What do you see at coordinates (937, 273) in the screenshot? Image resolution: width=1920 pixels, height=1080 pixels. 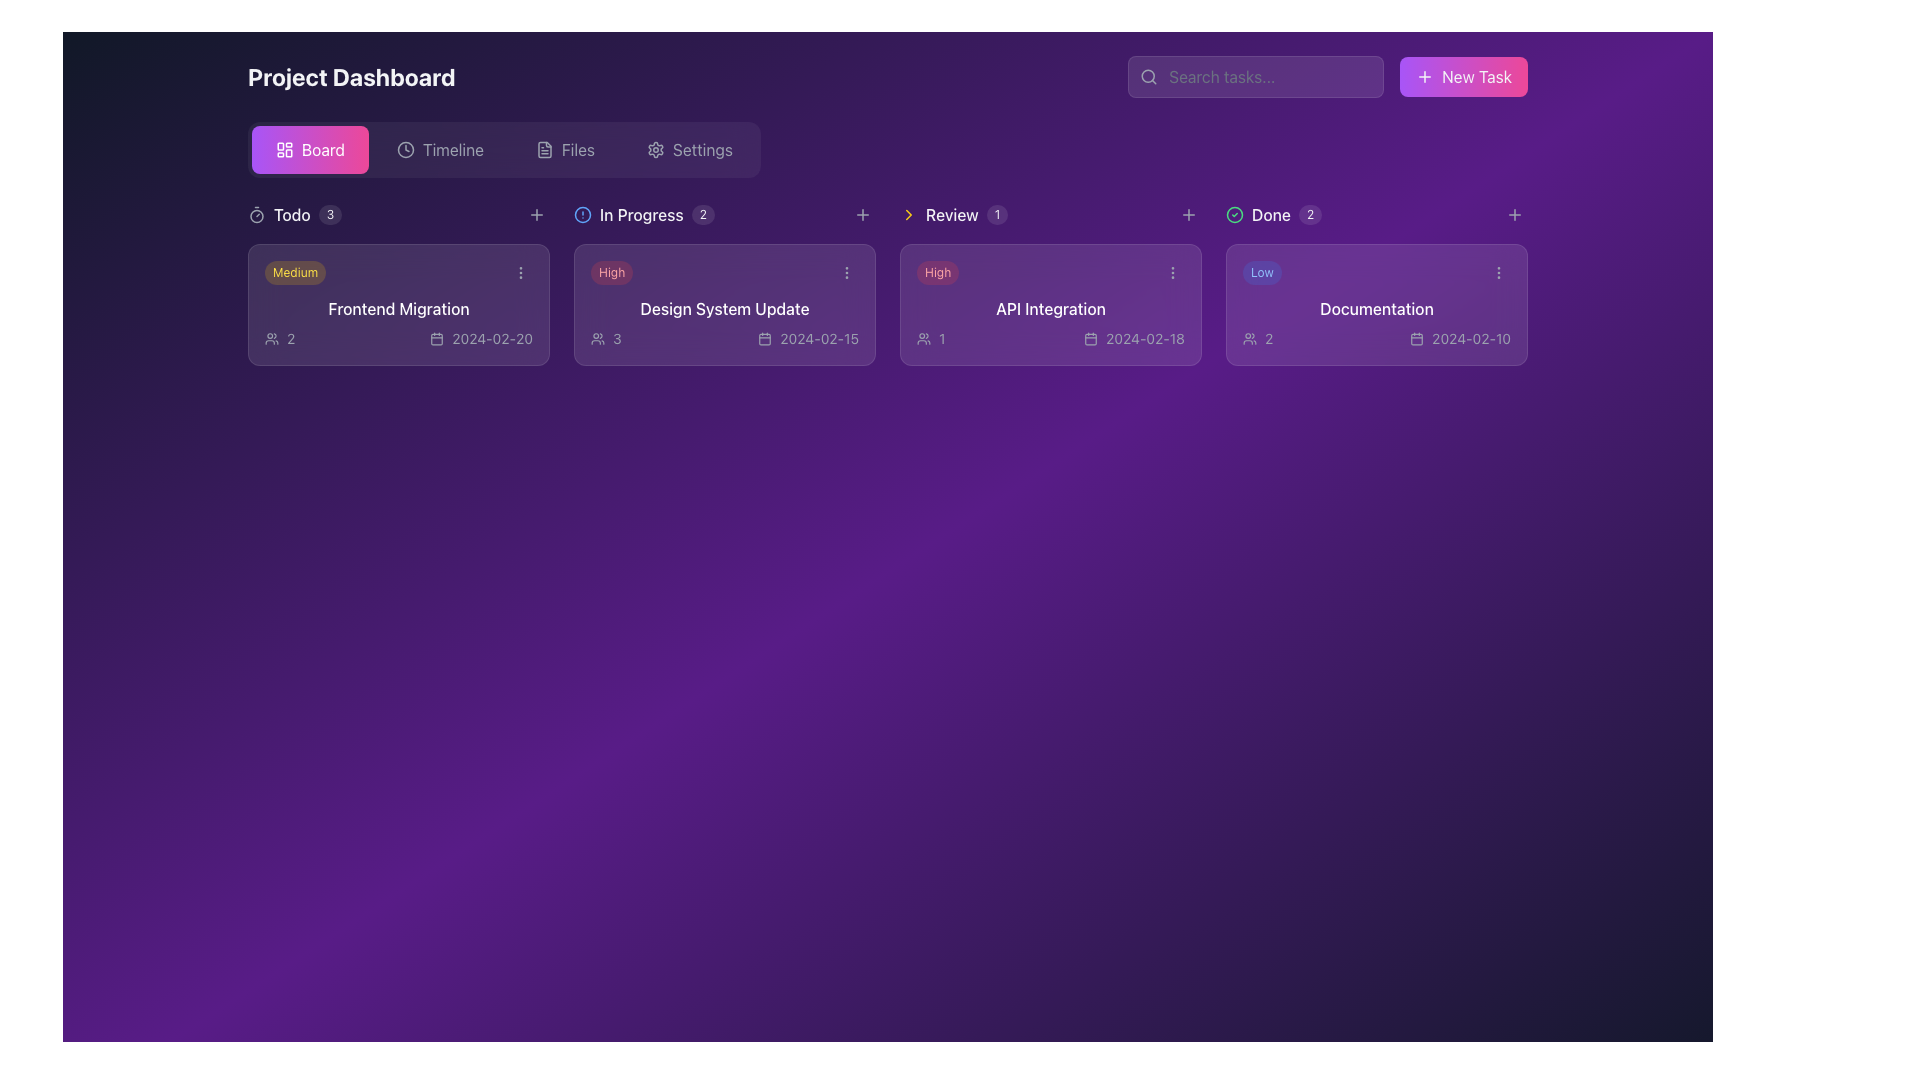 I see `priority label 'High' displayed as a tag with a red background in the top-left corner of the 'API Integration' card within the 'Review' column` at bounding box center [937, 273].